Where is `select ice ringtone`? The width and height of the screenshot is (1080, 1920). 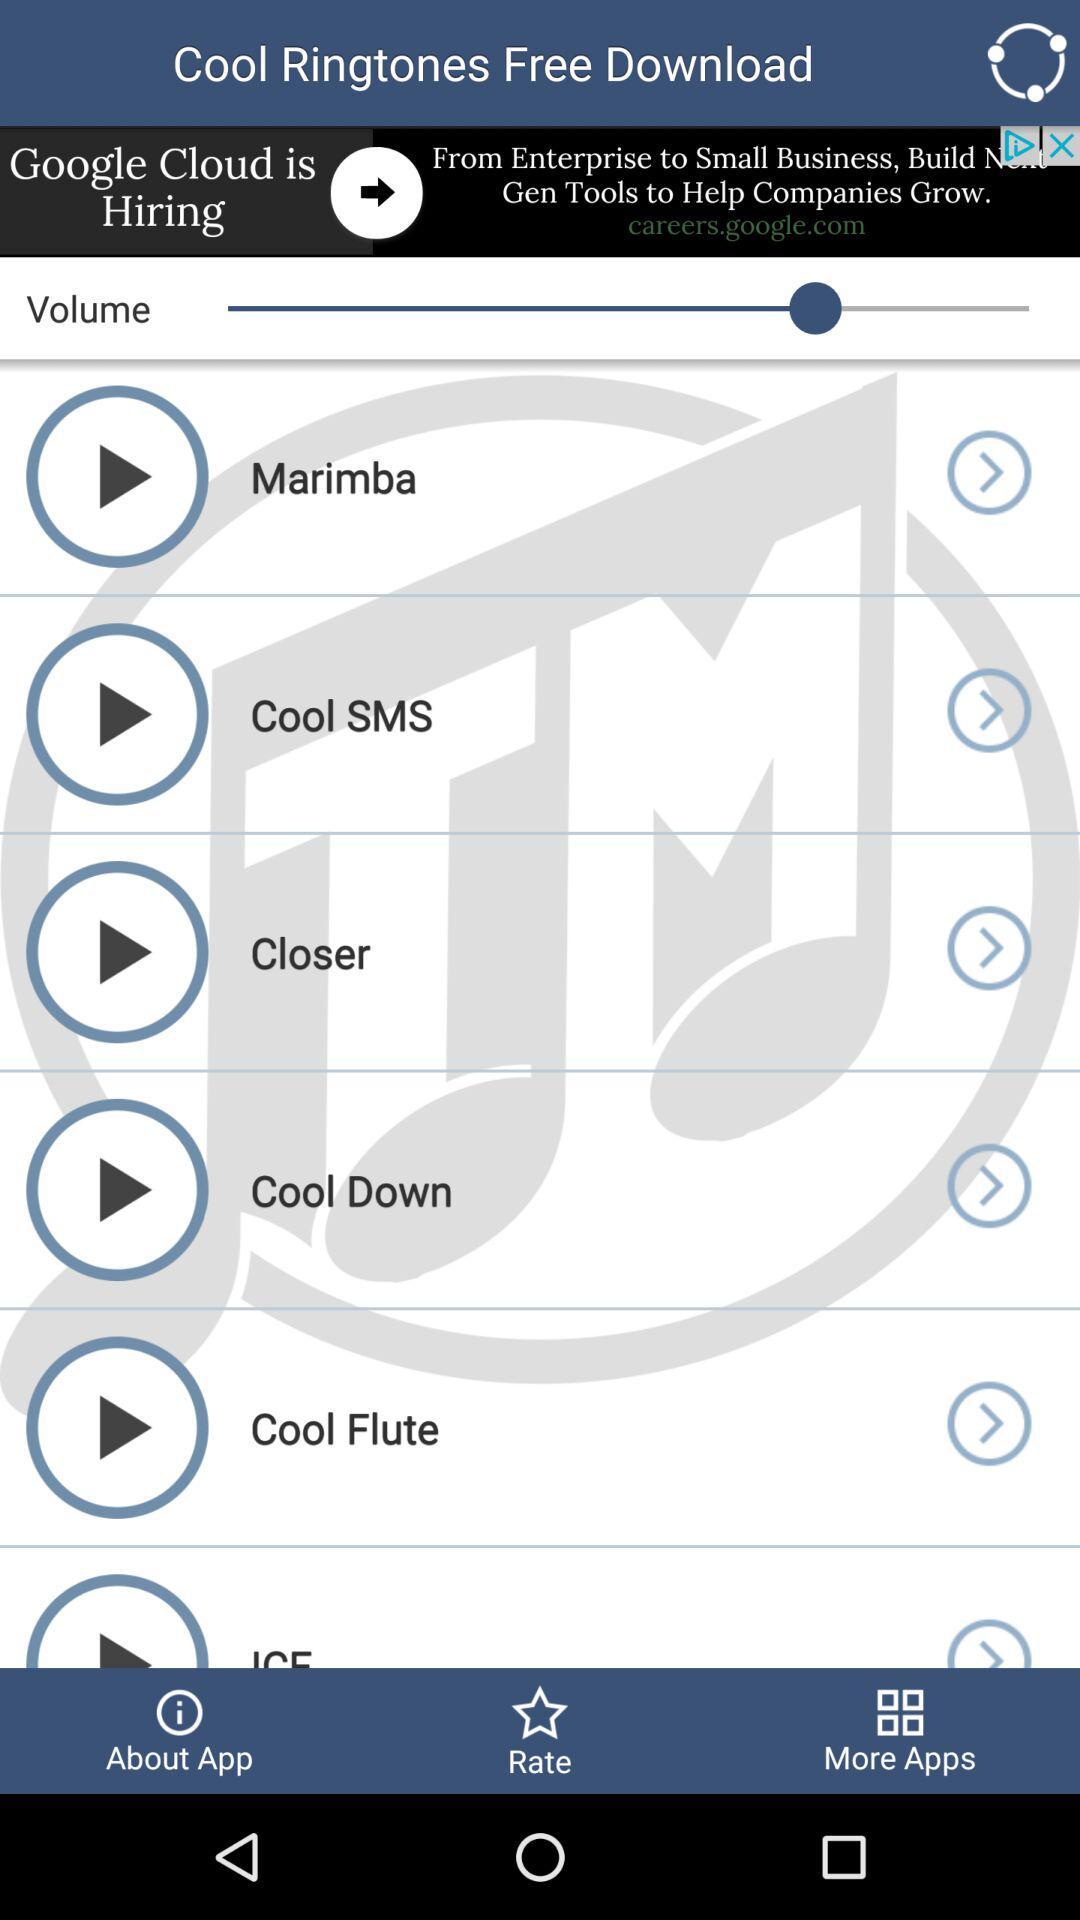 select ice ringtone is located at coordinates (987, 1608).